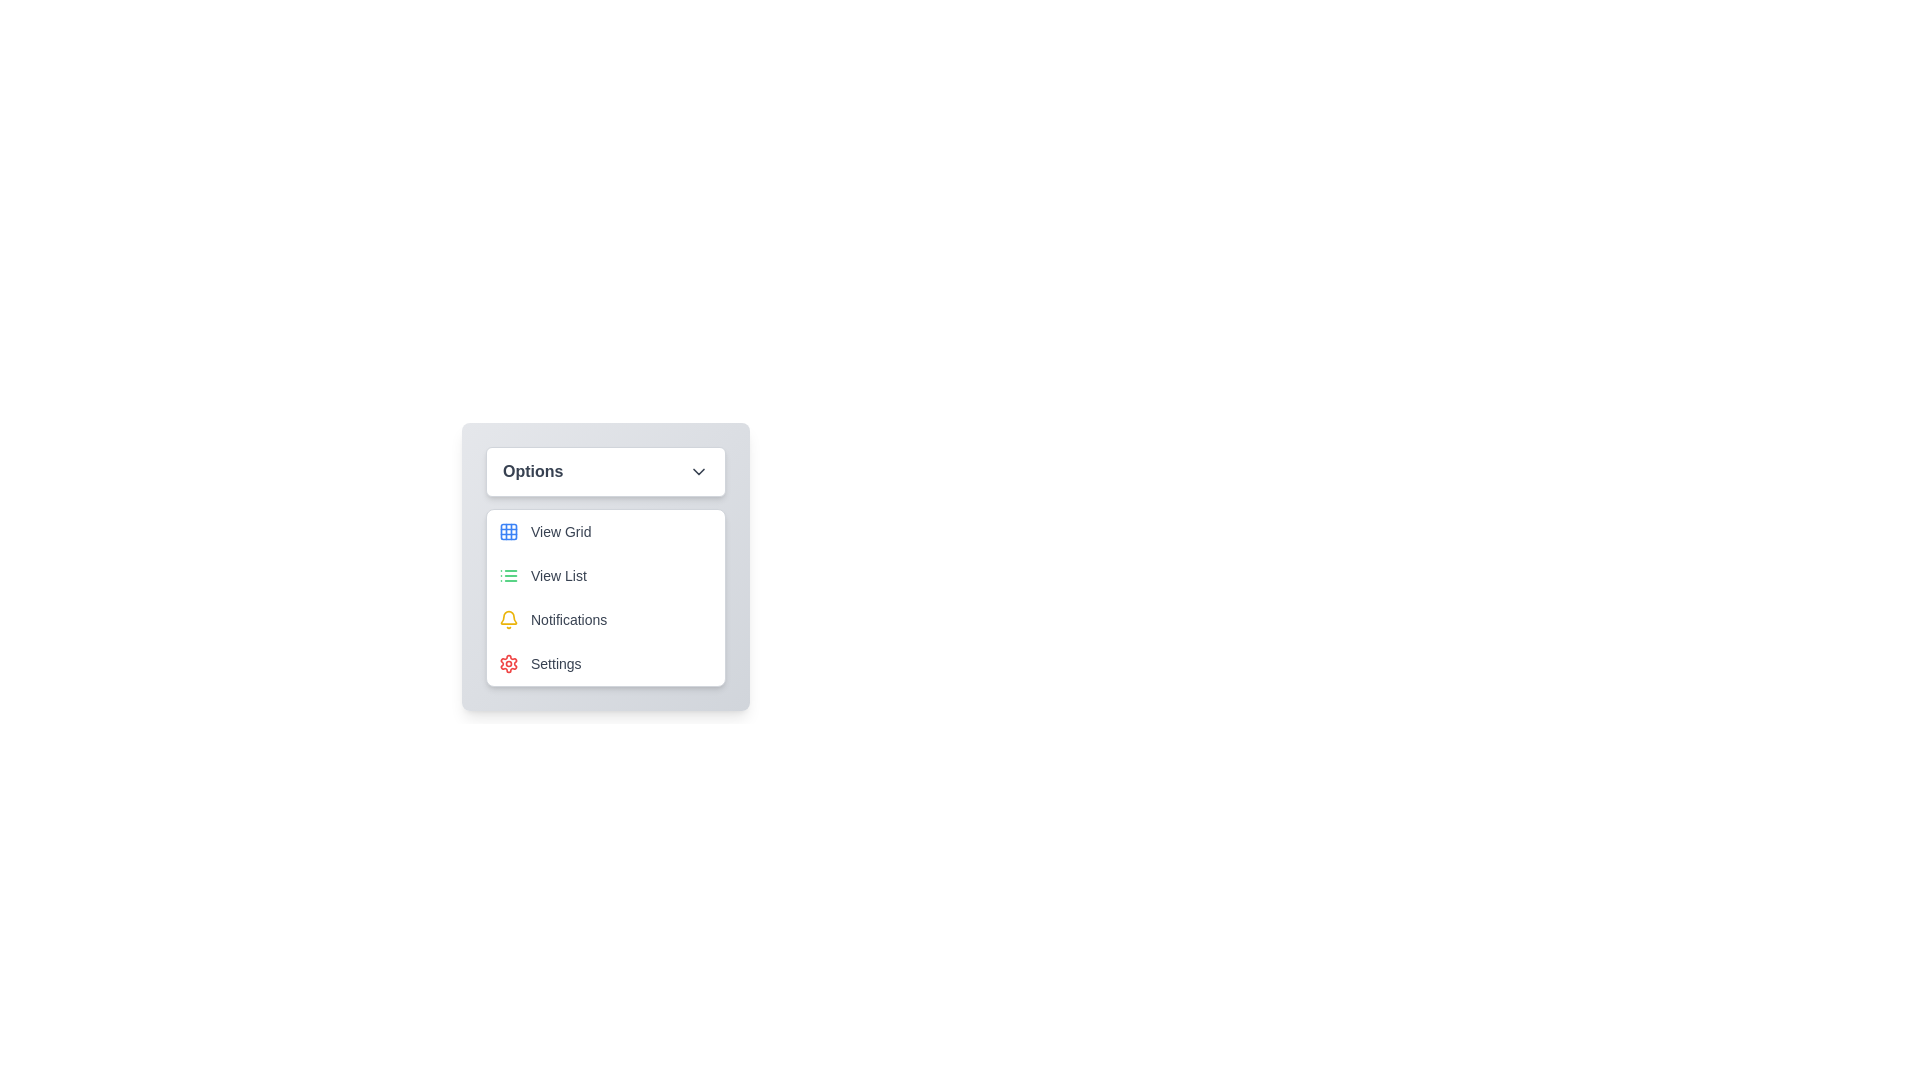 This screenshot has height=1080, width=1920. Describe the element at coordinates (508, 575) in the screenshot. I see `the 'View List' icon located to the left of the label text in the dropdown menu, indicating the option to switch to a list view` at that location.